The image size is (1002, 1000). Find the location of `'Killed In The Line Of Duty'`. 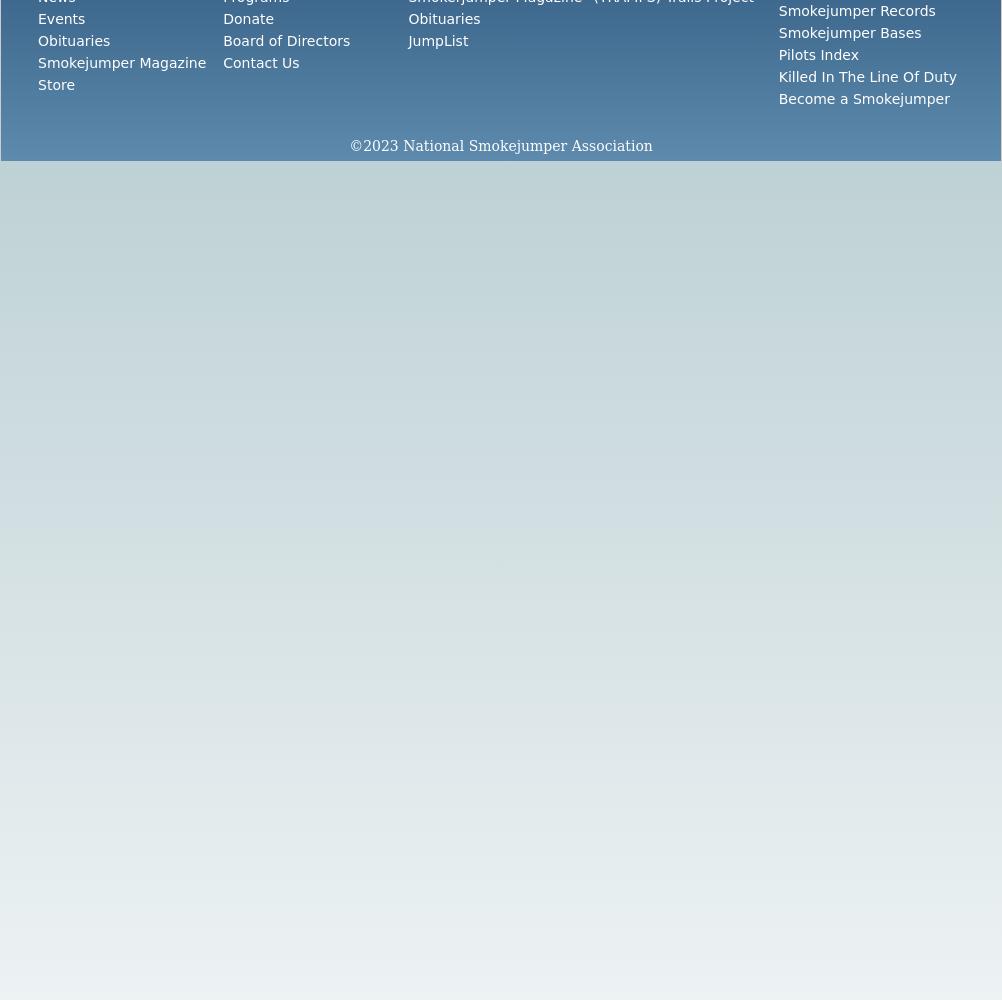

'Killed In The Line Of Duty' is located at coordinates (867, 76).